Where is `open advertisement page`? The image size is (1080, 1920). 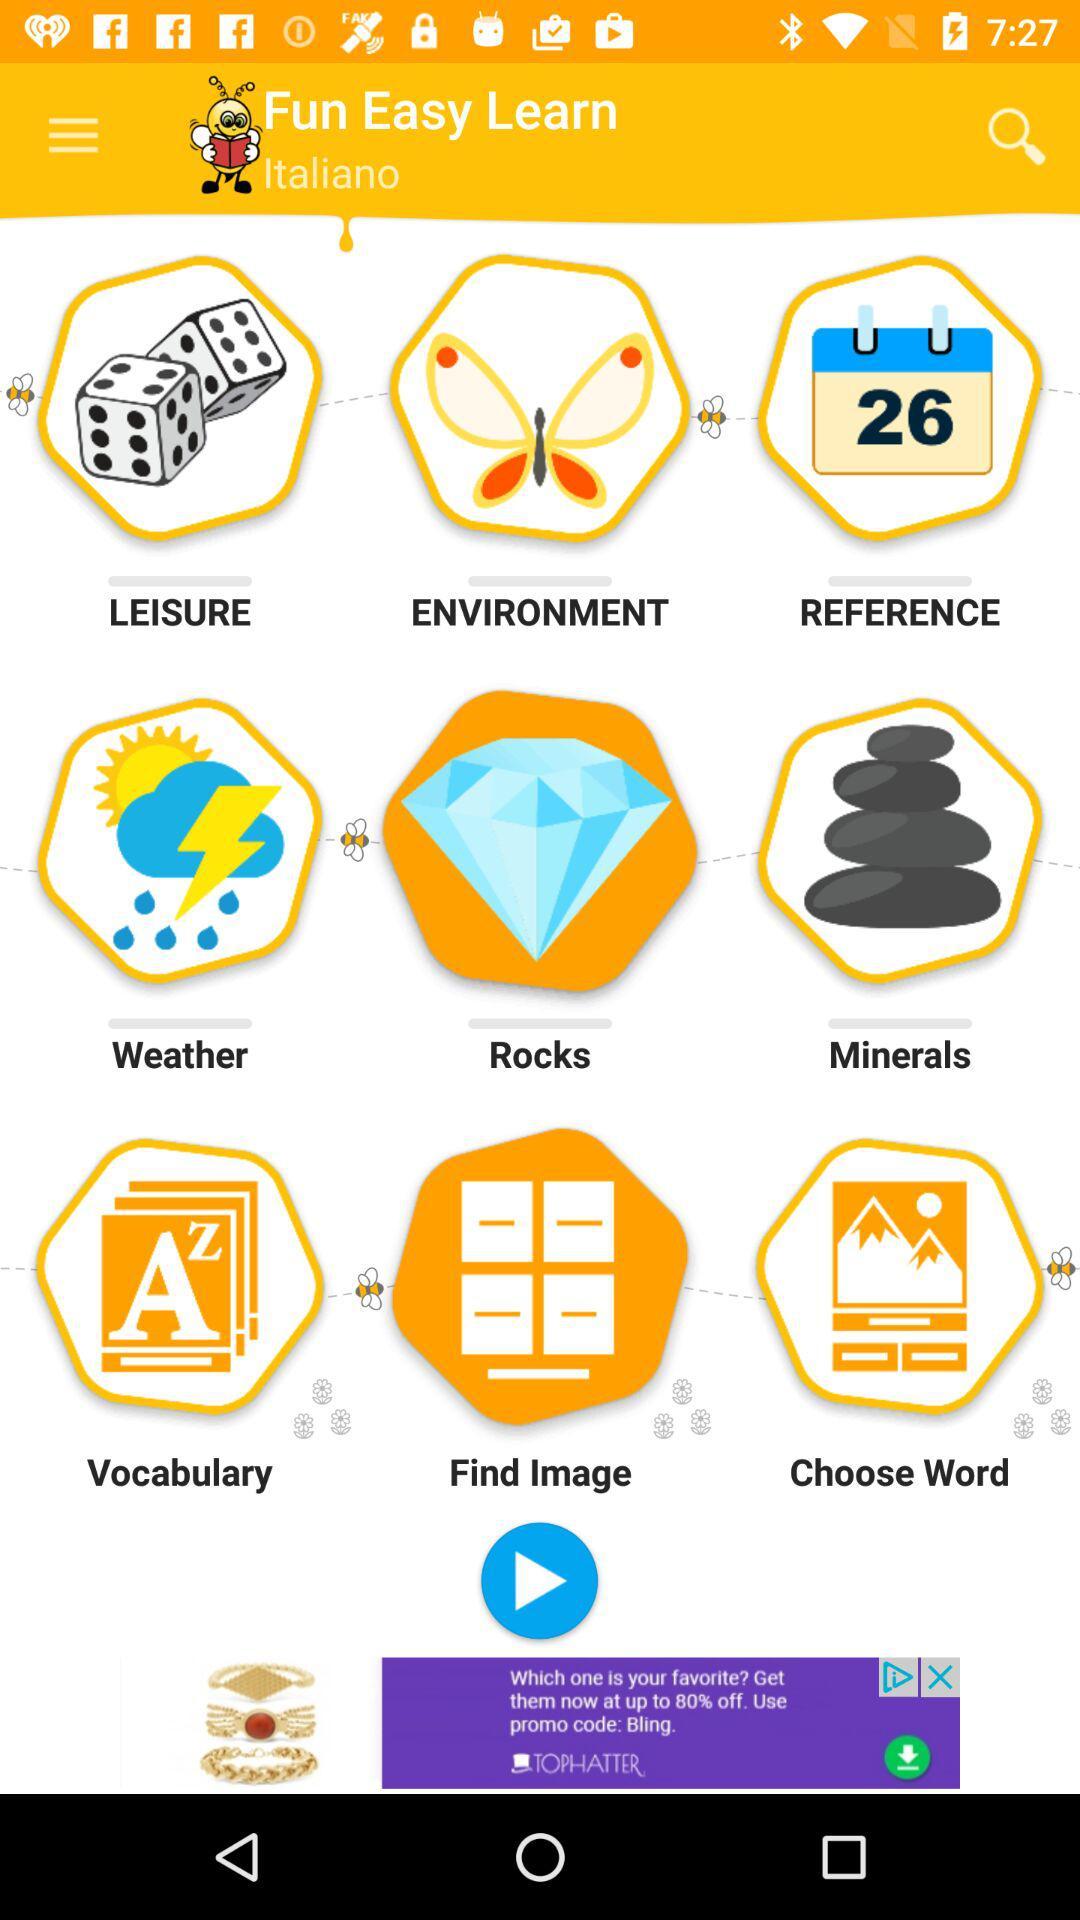 open advertisement page is located at coordinates (540, 1722).